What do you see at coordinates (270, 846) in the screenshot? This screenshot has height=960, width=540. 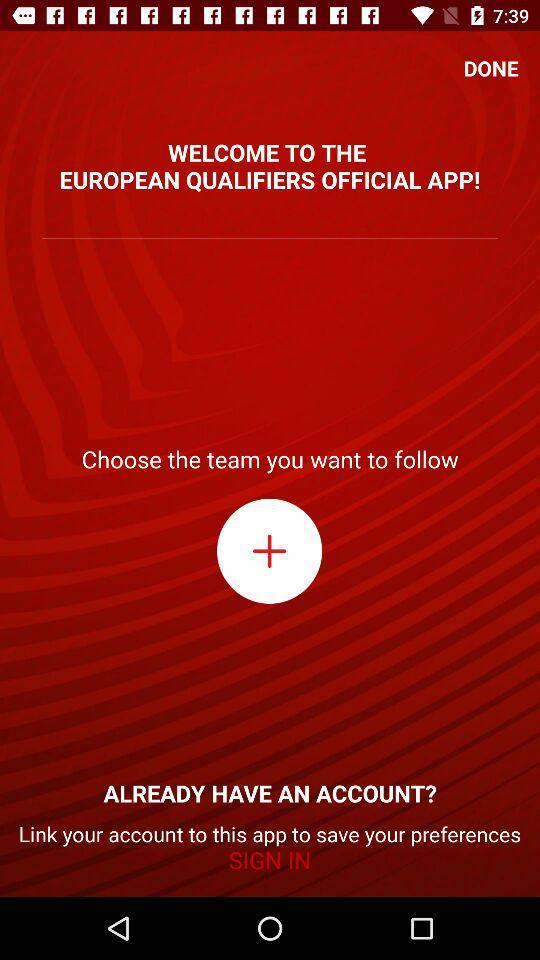 I see `the link your account icon` at bounding box center [270, 846].